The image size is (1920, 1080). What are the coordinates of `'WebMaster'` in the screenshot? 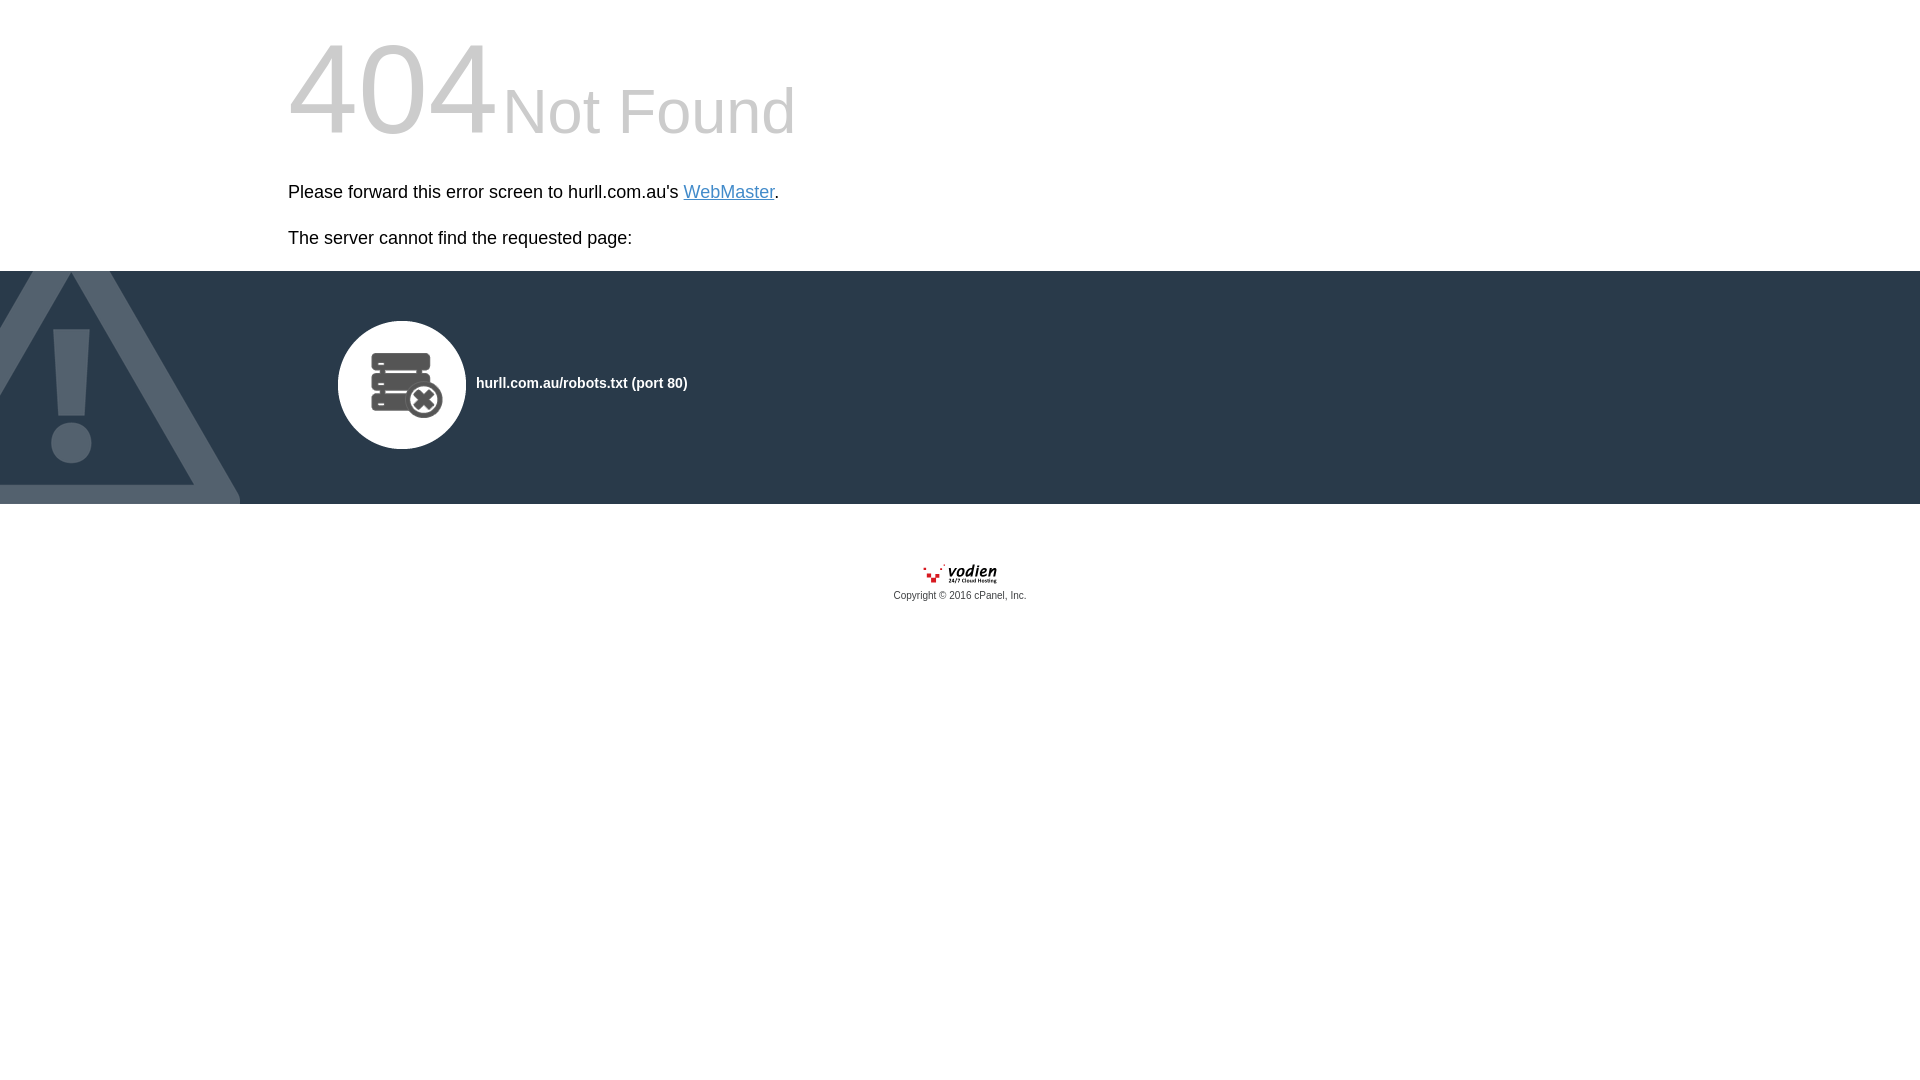 It's located at (684, 192).